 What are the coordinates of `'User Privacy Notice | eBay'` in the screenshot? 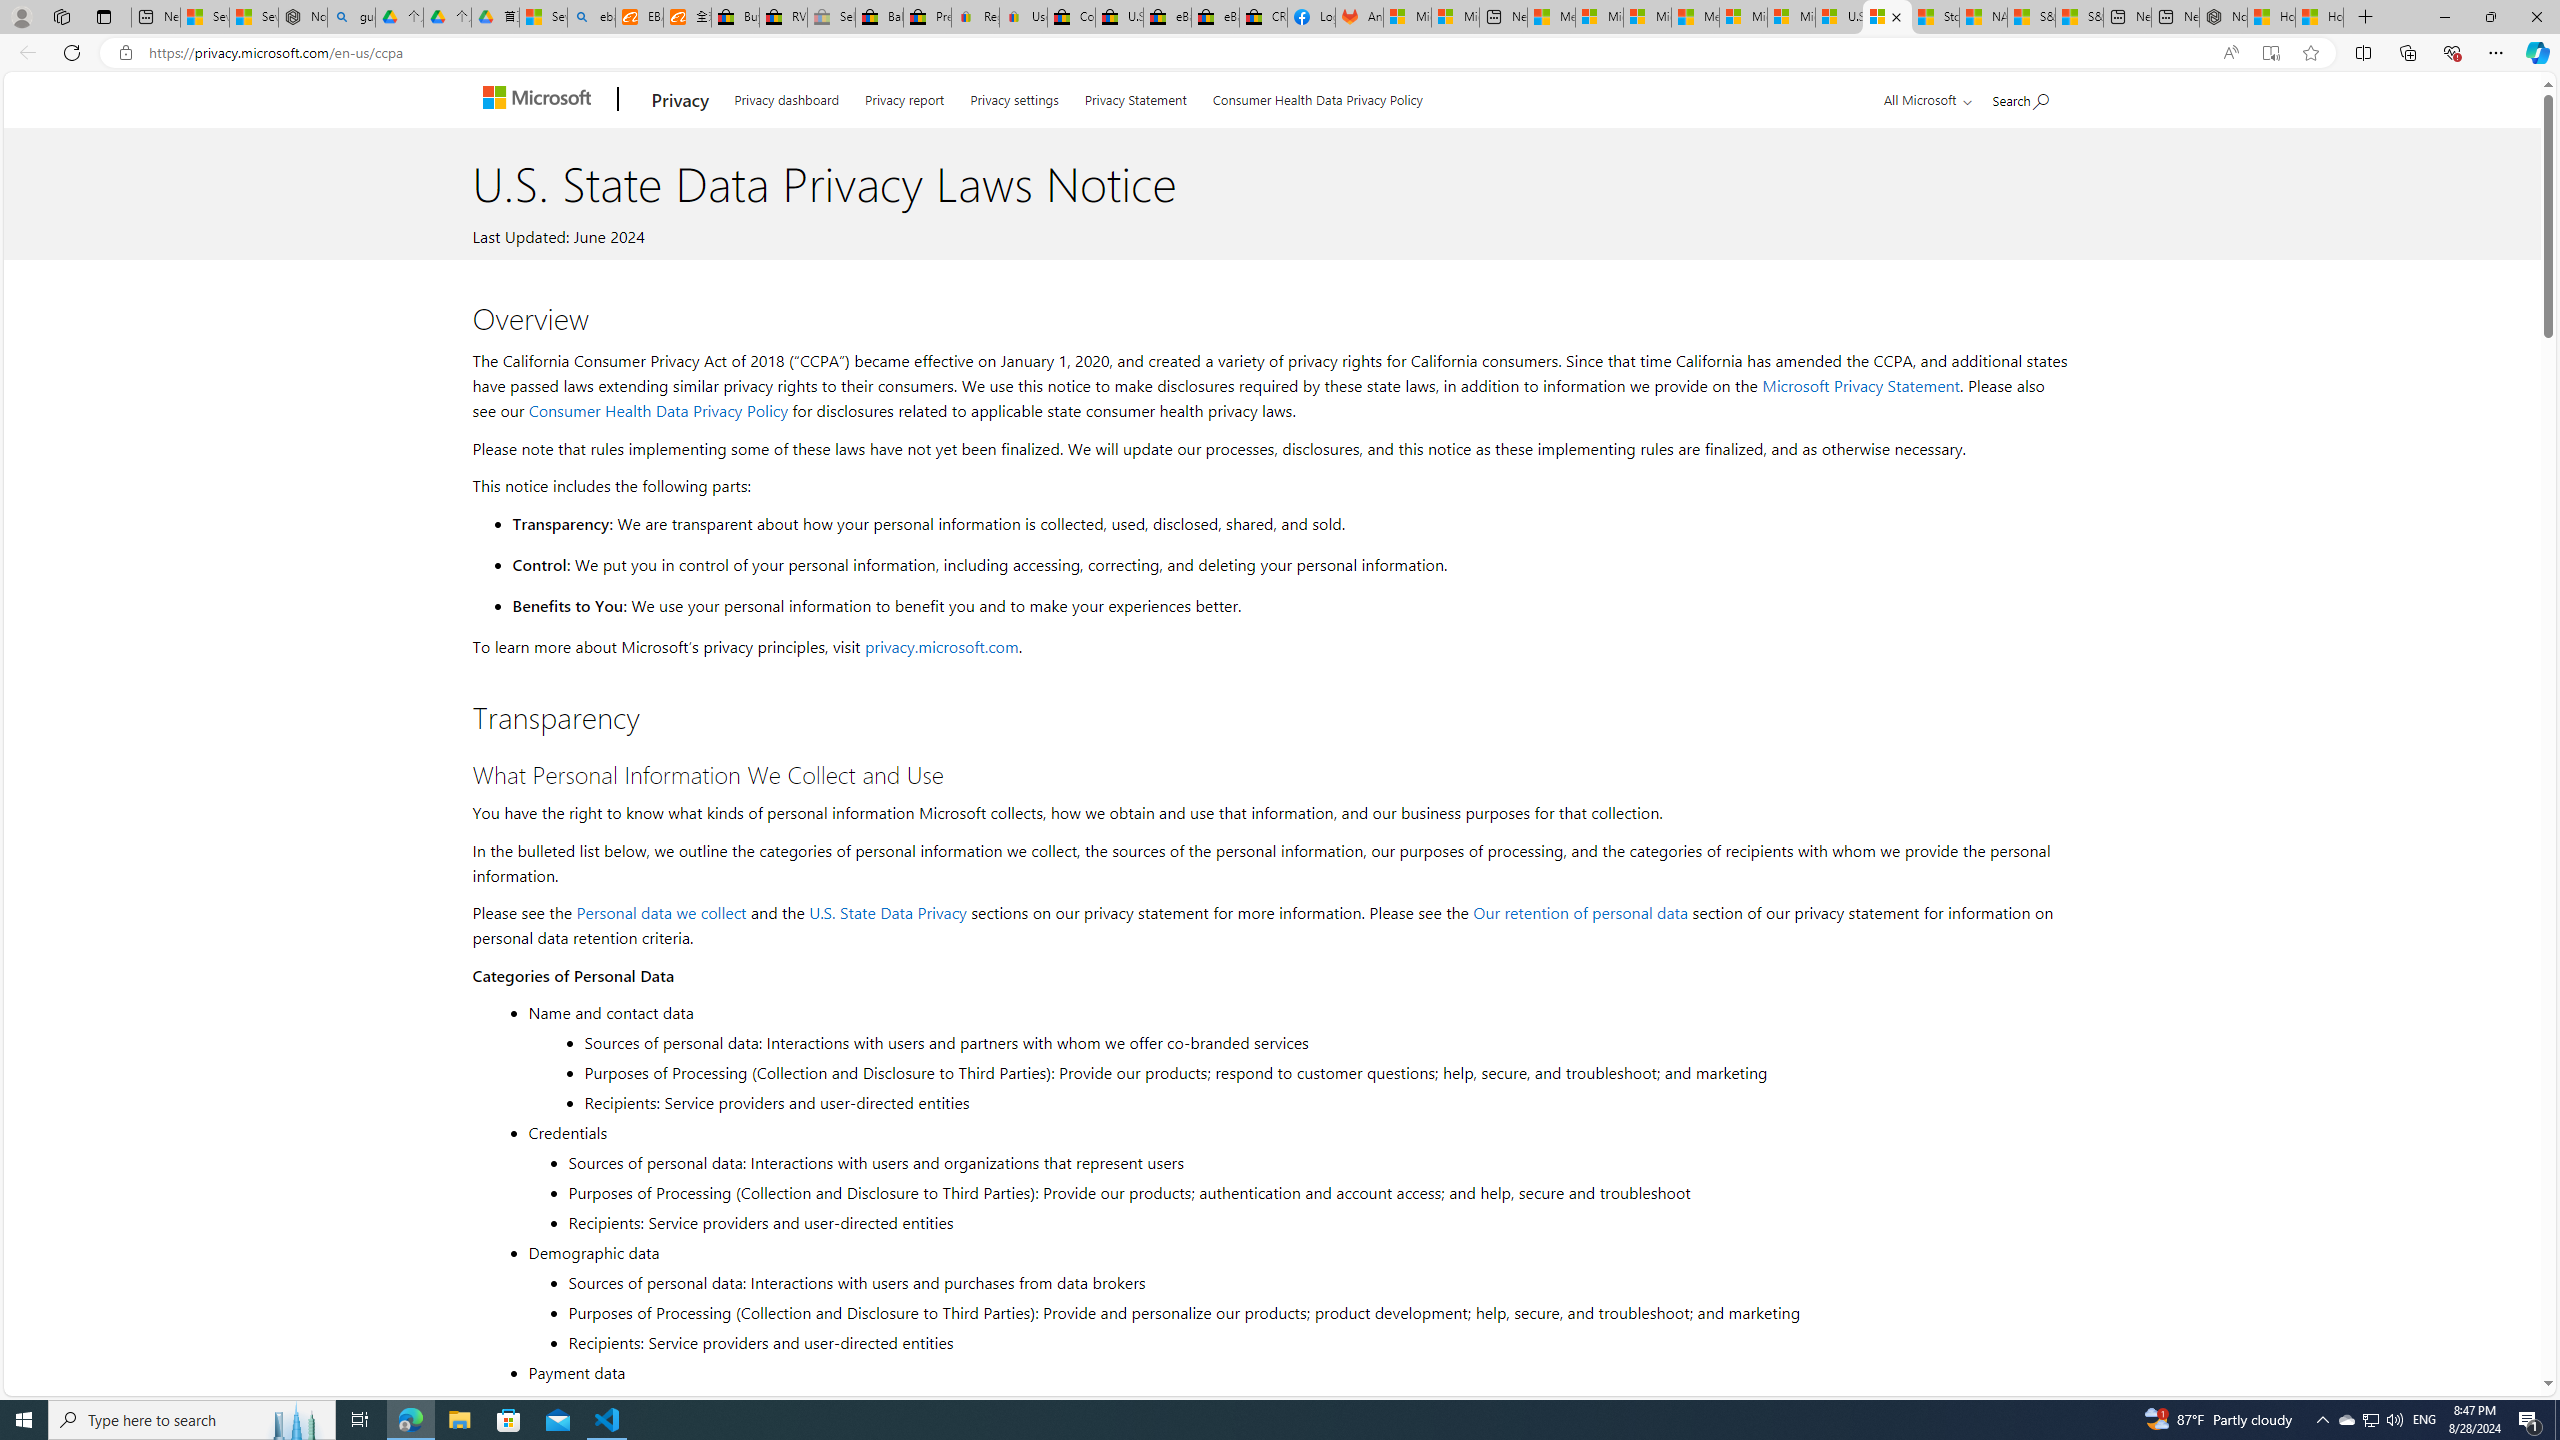 It's located at (1022, 16).